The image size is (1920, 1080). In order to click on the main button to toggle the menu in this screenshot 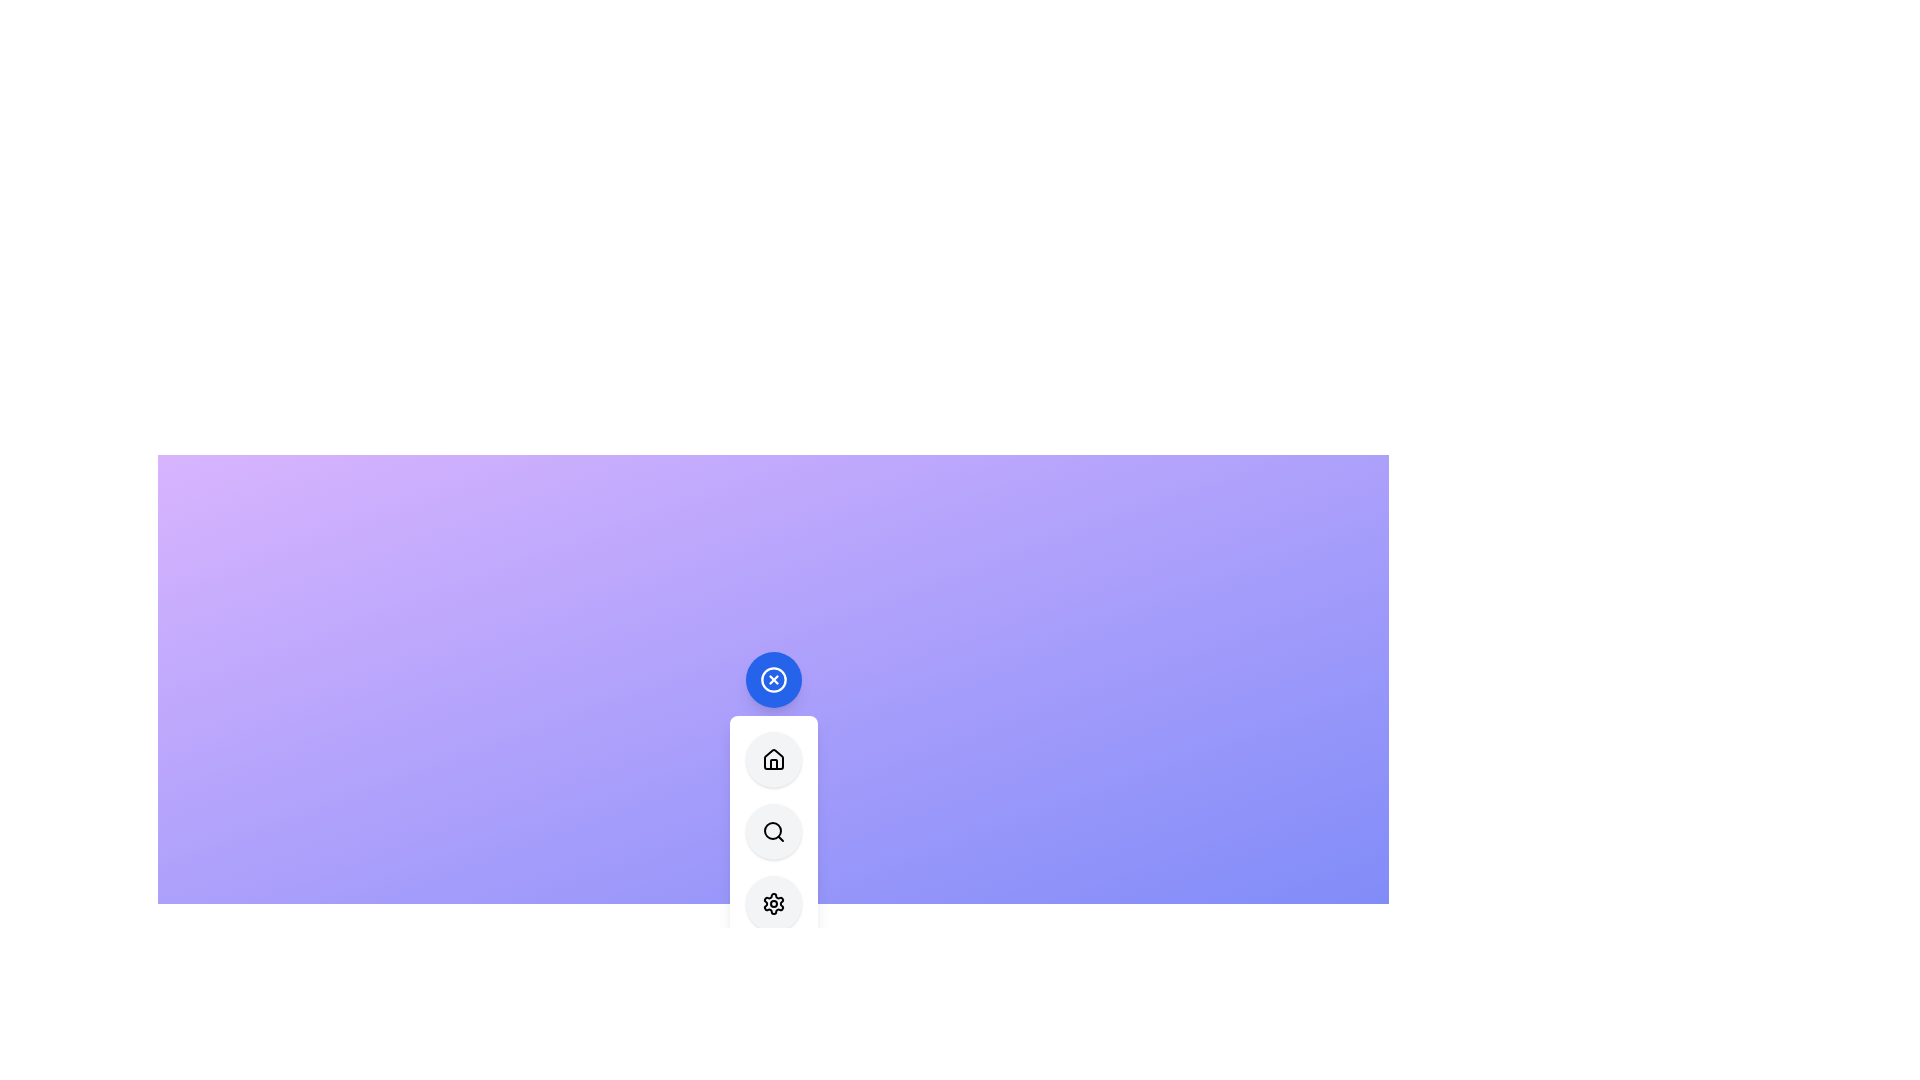, I will do `click(772, 678)`.